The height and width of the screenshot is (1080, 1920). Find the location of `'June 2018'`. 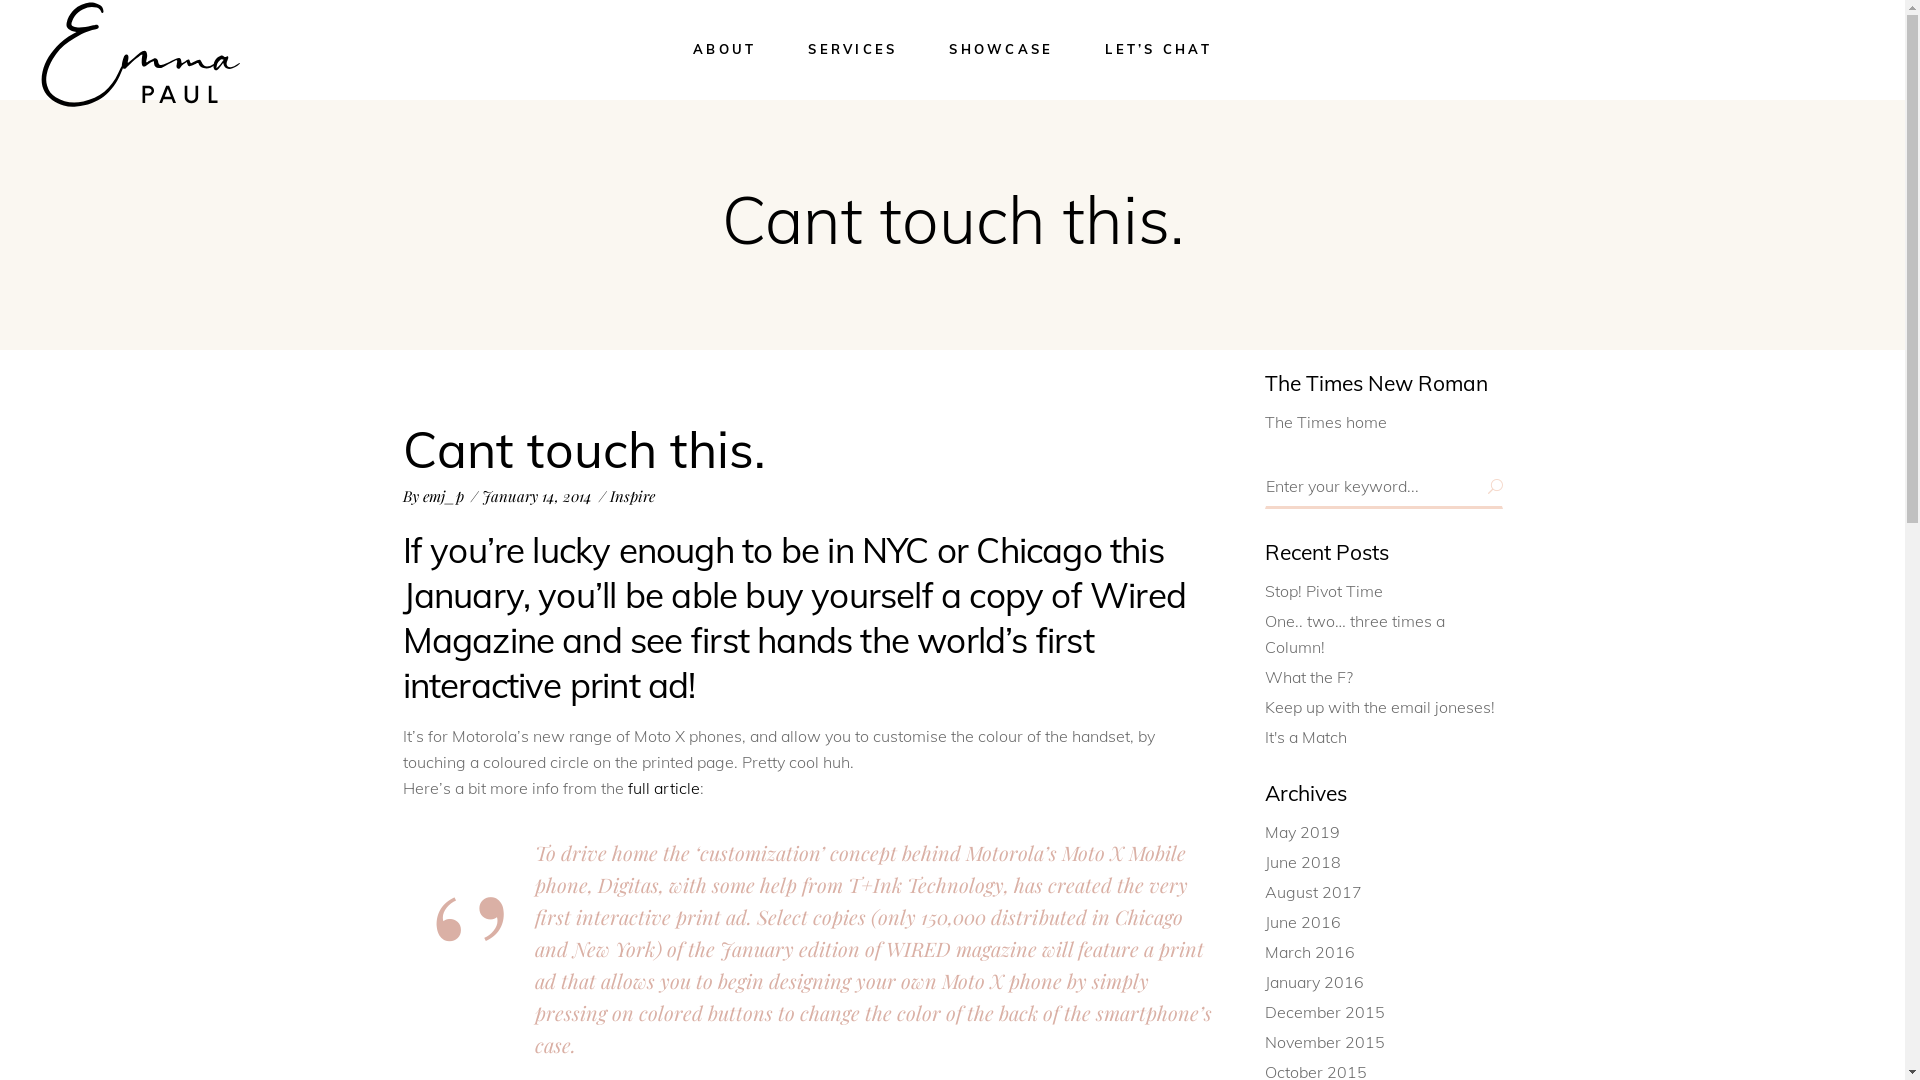

'June 2018' is located at coordinates (1302, 860).